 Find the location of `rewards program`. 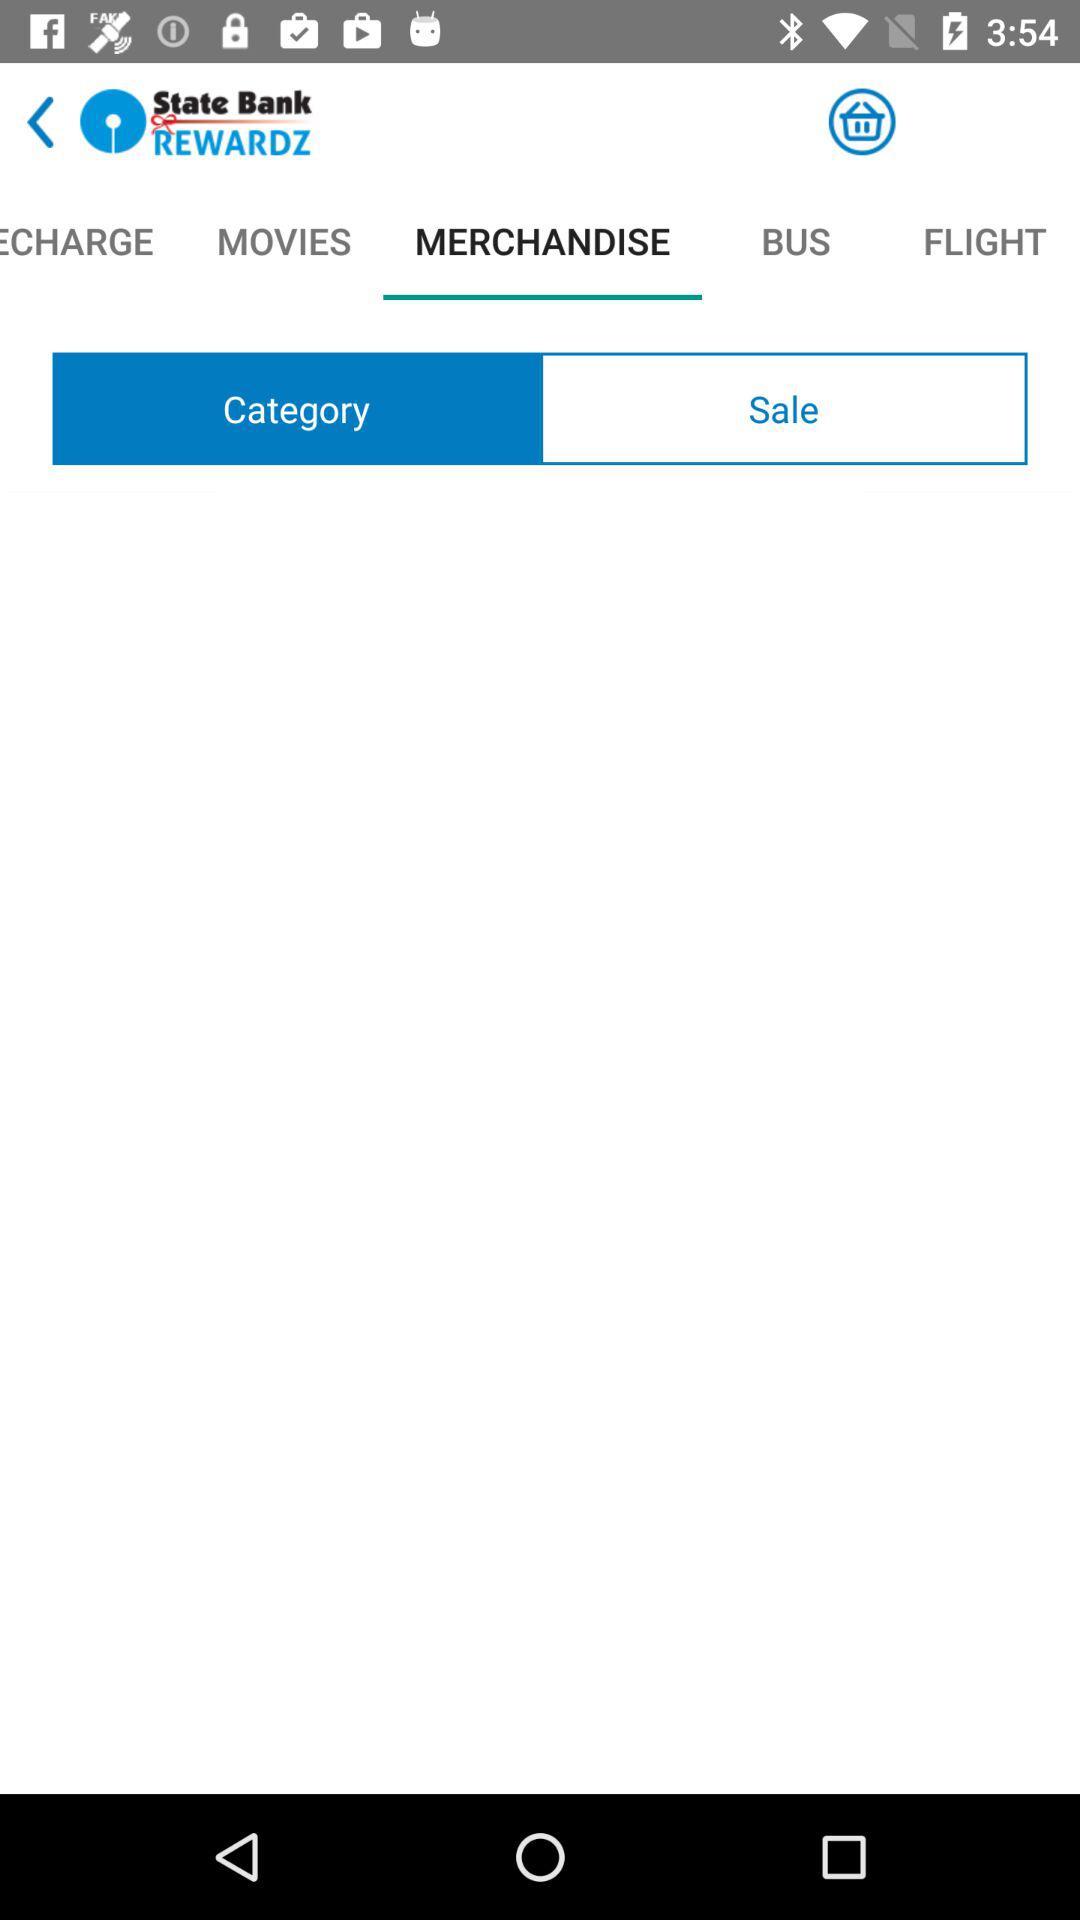

rewards program is located at coordinates (196, 121).